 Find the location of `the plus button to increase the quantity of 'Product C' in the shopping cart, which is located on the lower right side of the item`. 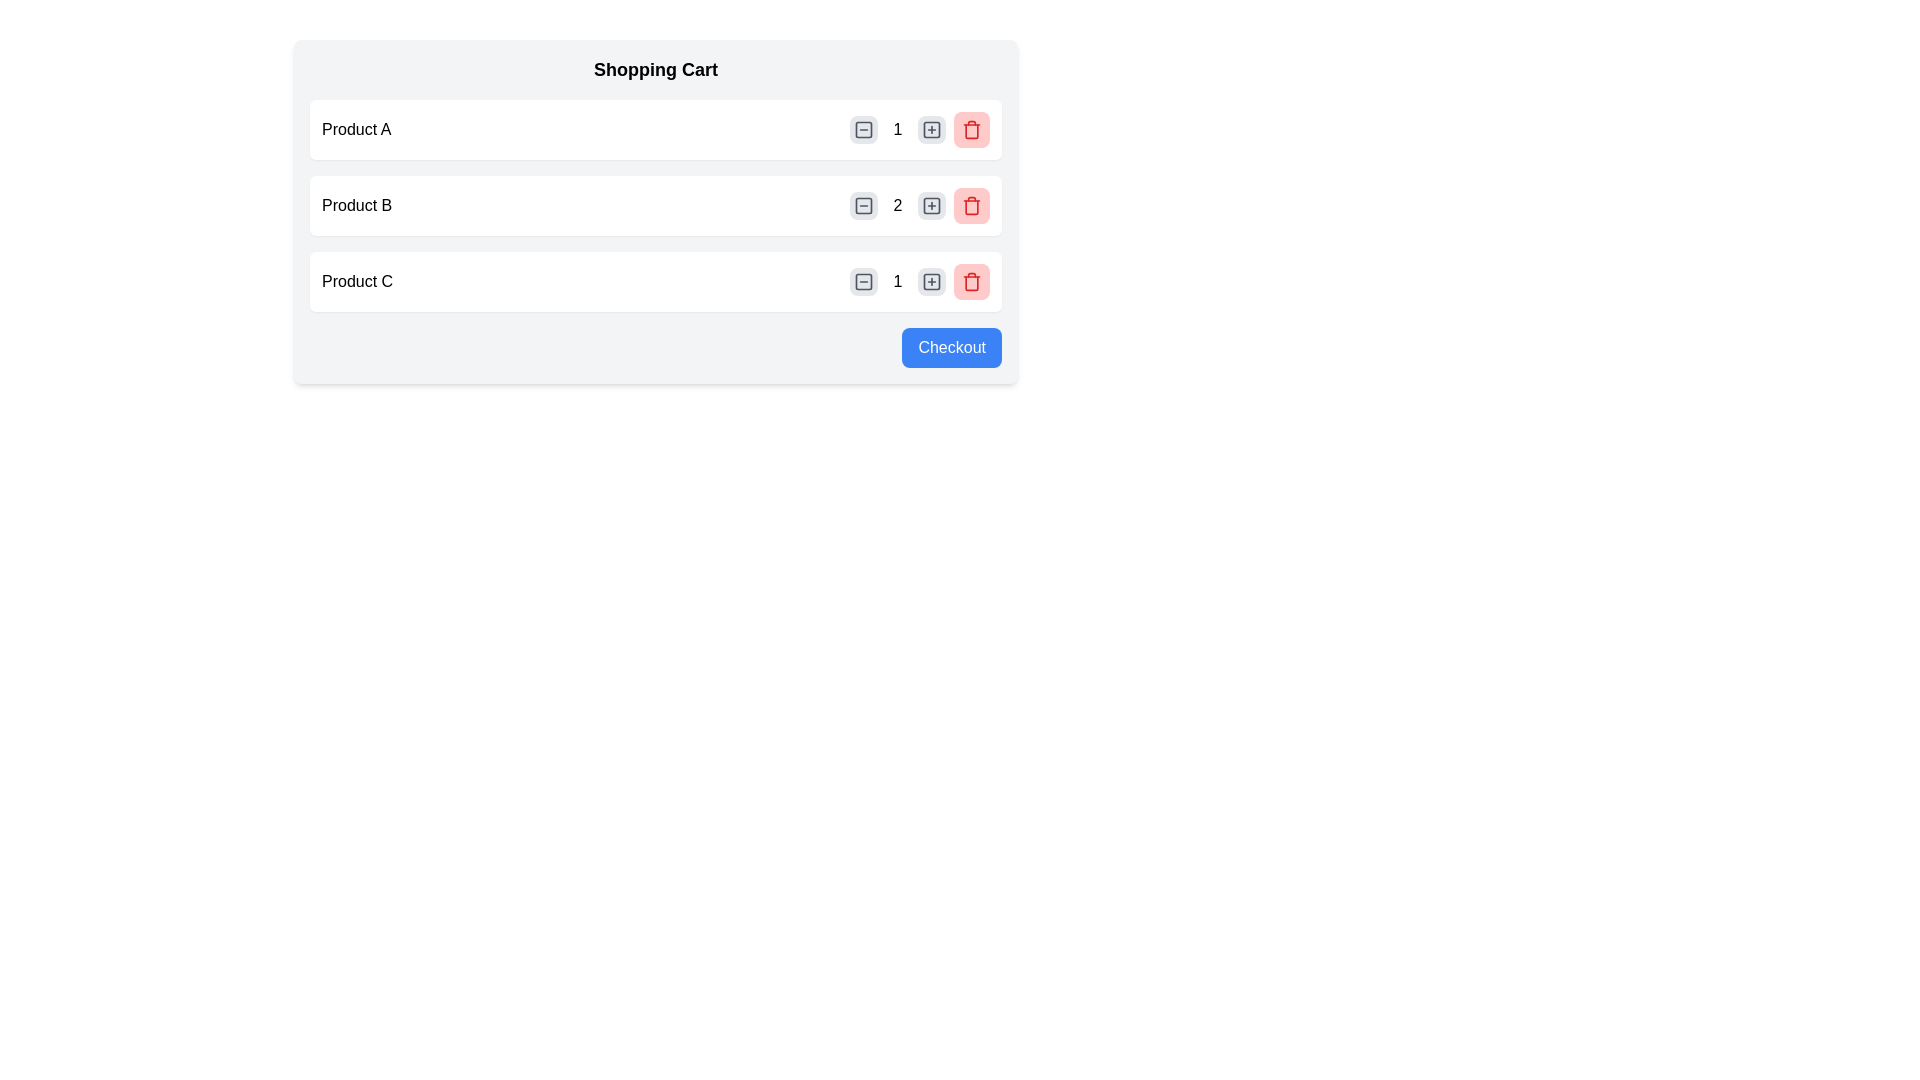

the plus button to increase the quantity of 'Product C' in the shopping cart, which is located on the lower right side of the item is located at coordinates (919, 281).